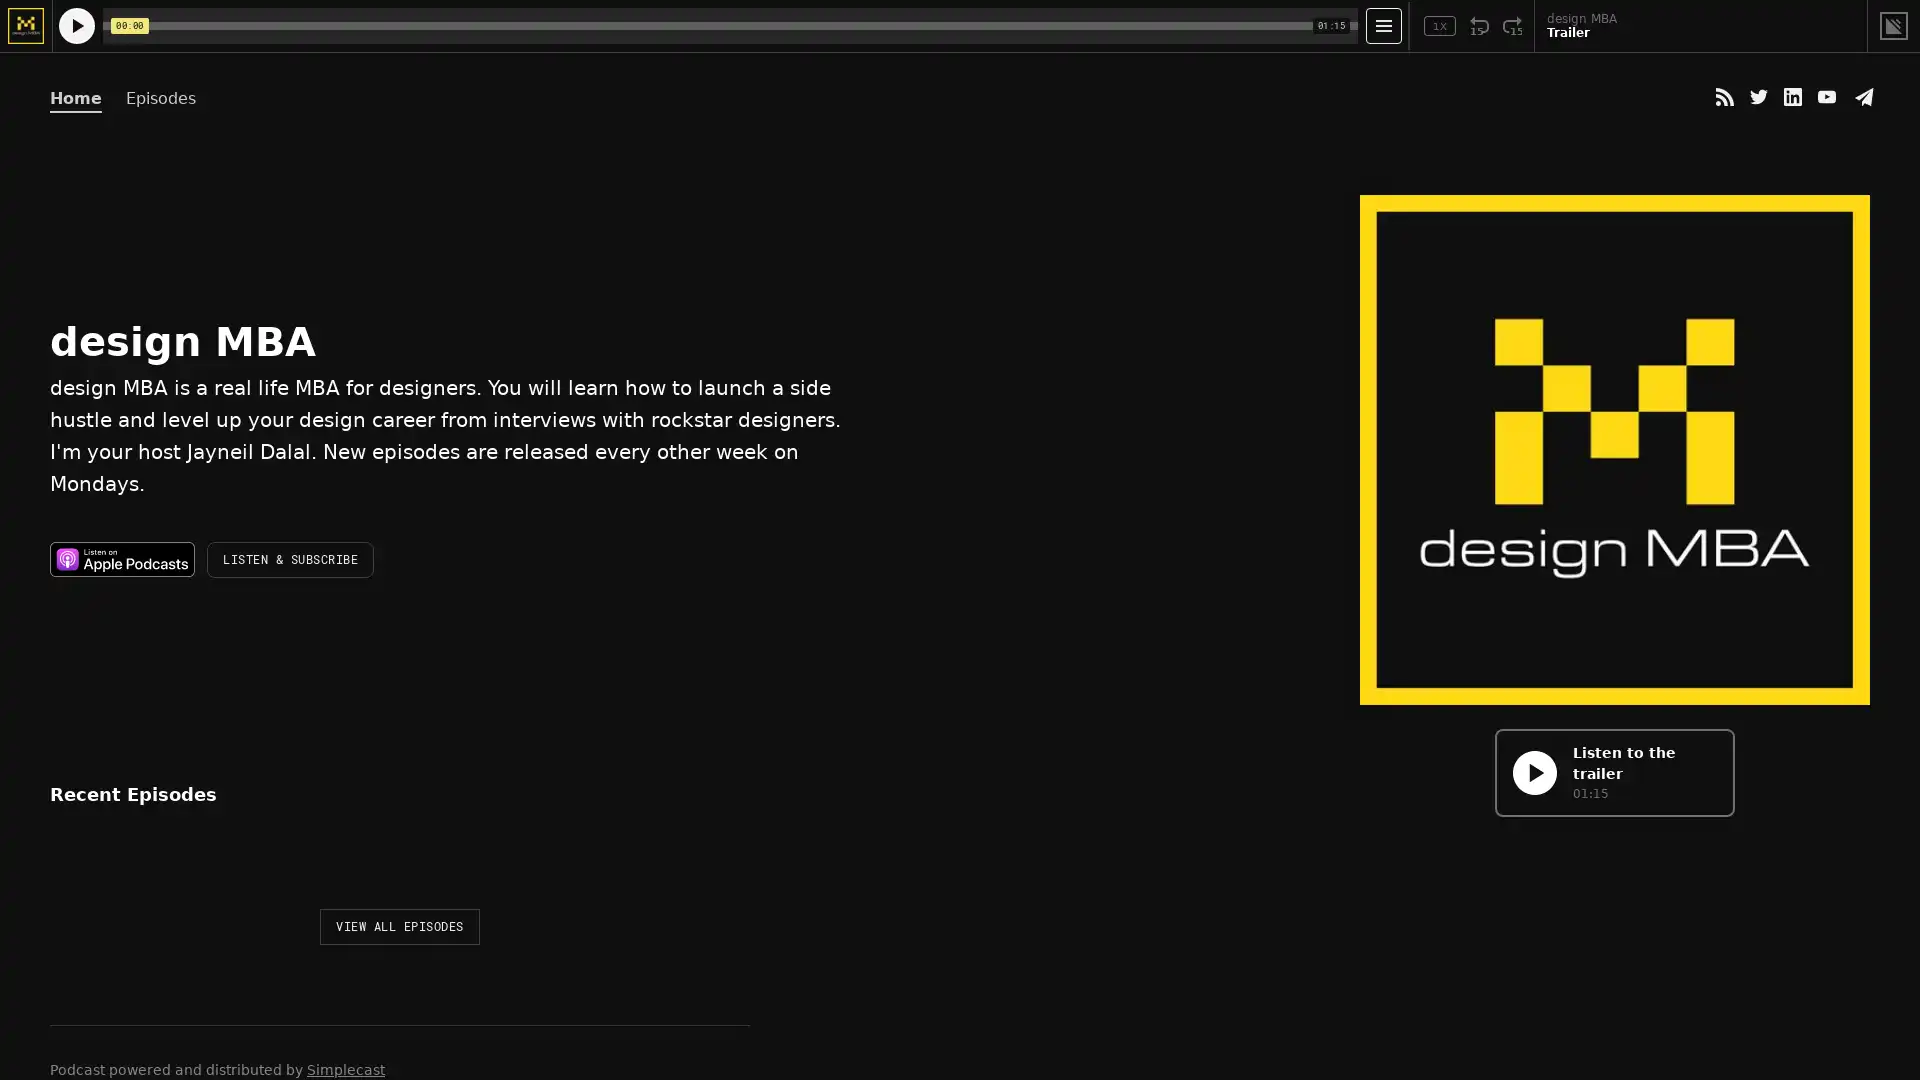 Image resolution: width=1920 pixels, height=1080 pixels. What do you see at coordinates (1479, 26) in the screenshot?
I see `Rewind 15 Seconds` at bounding box center [1479, 26].